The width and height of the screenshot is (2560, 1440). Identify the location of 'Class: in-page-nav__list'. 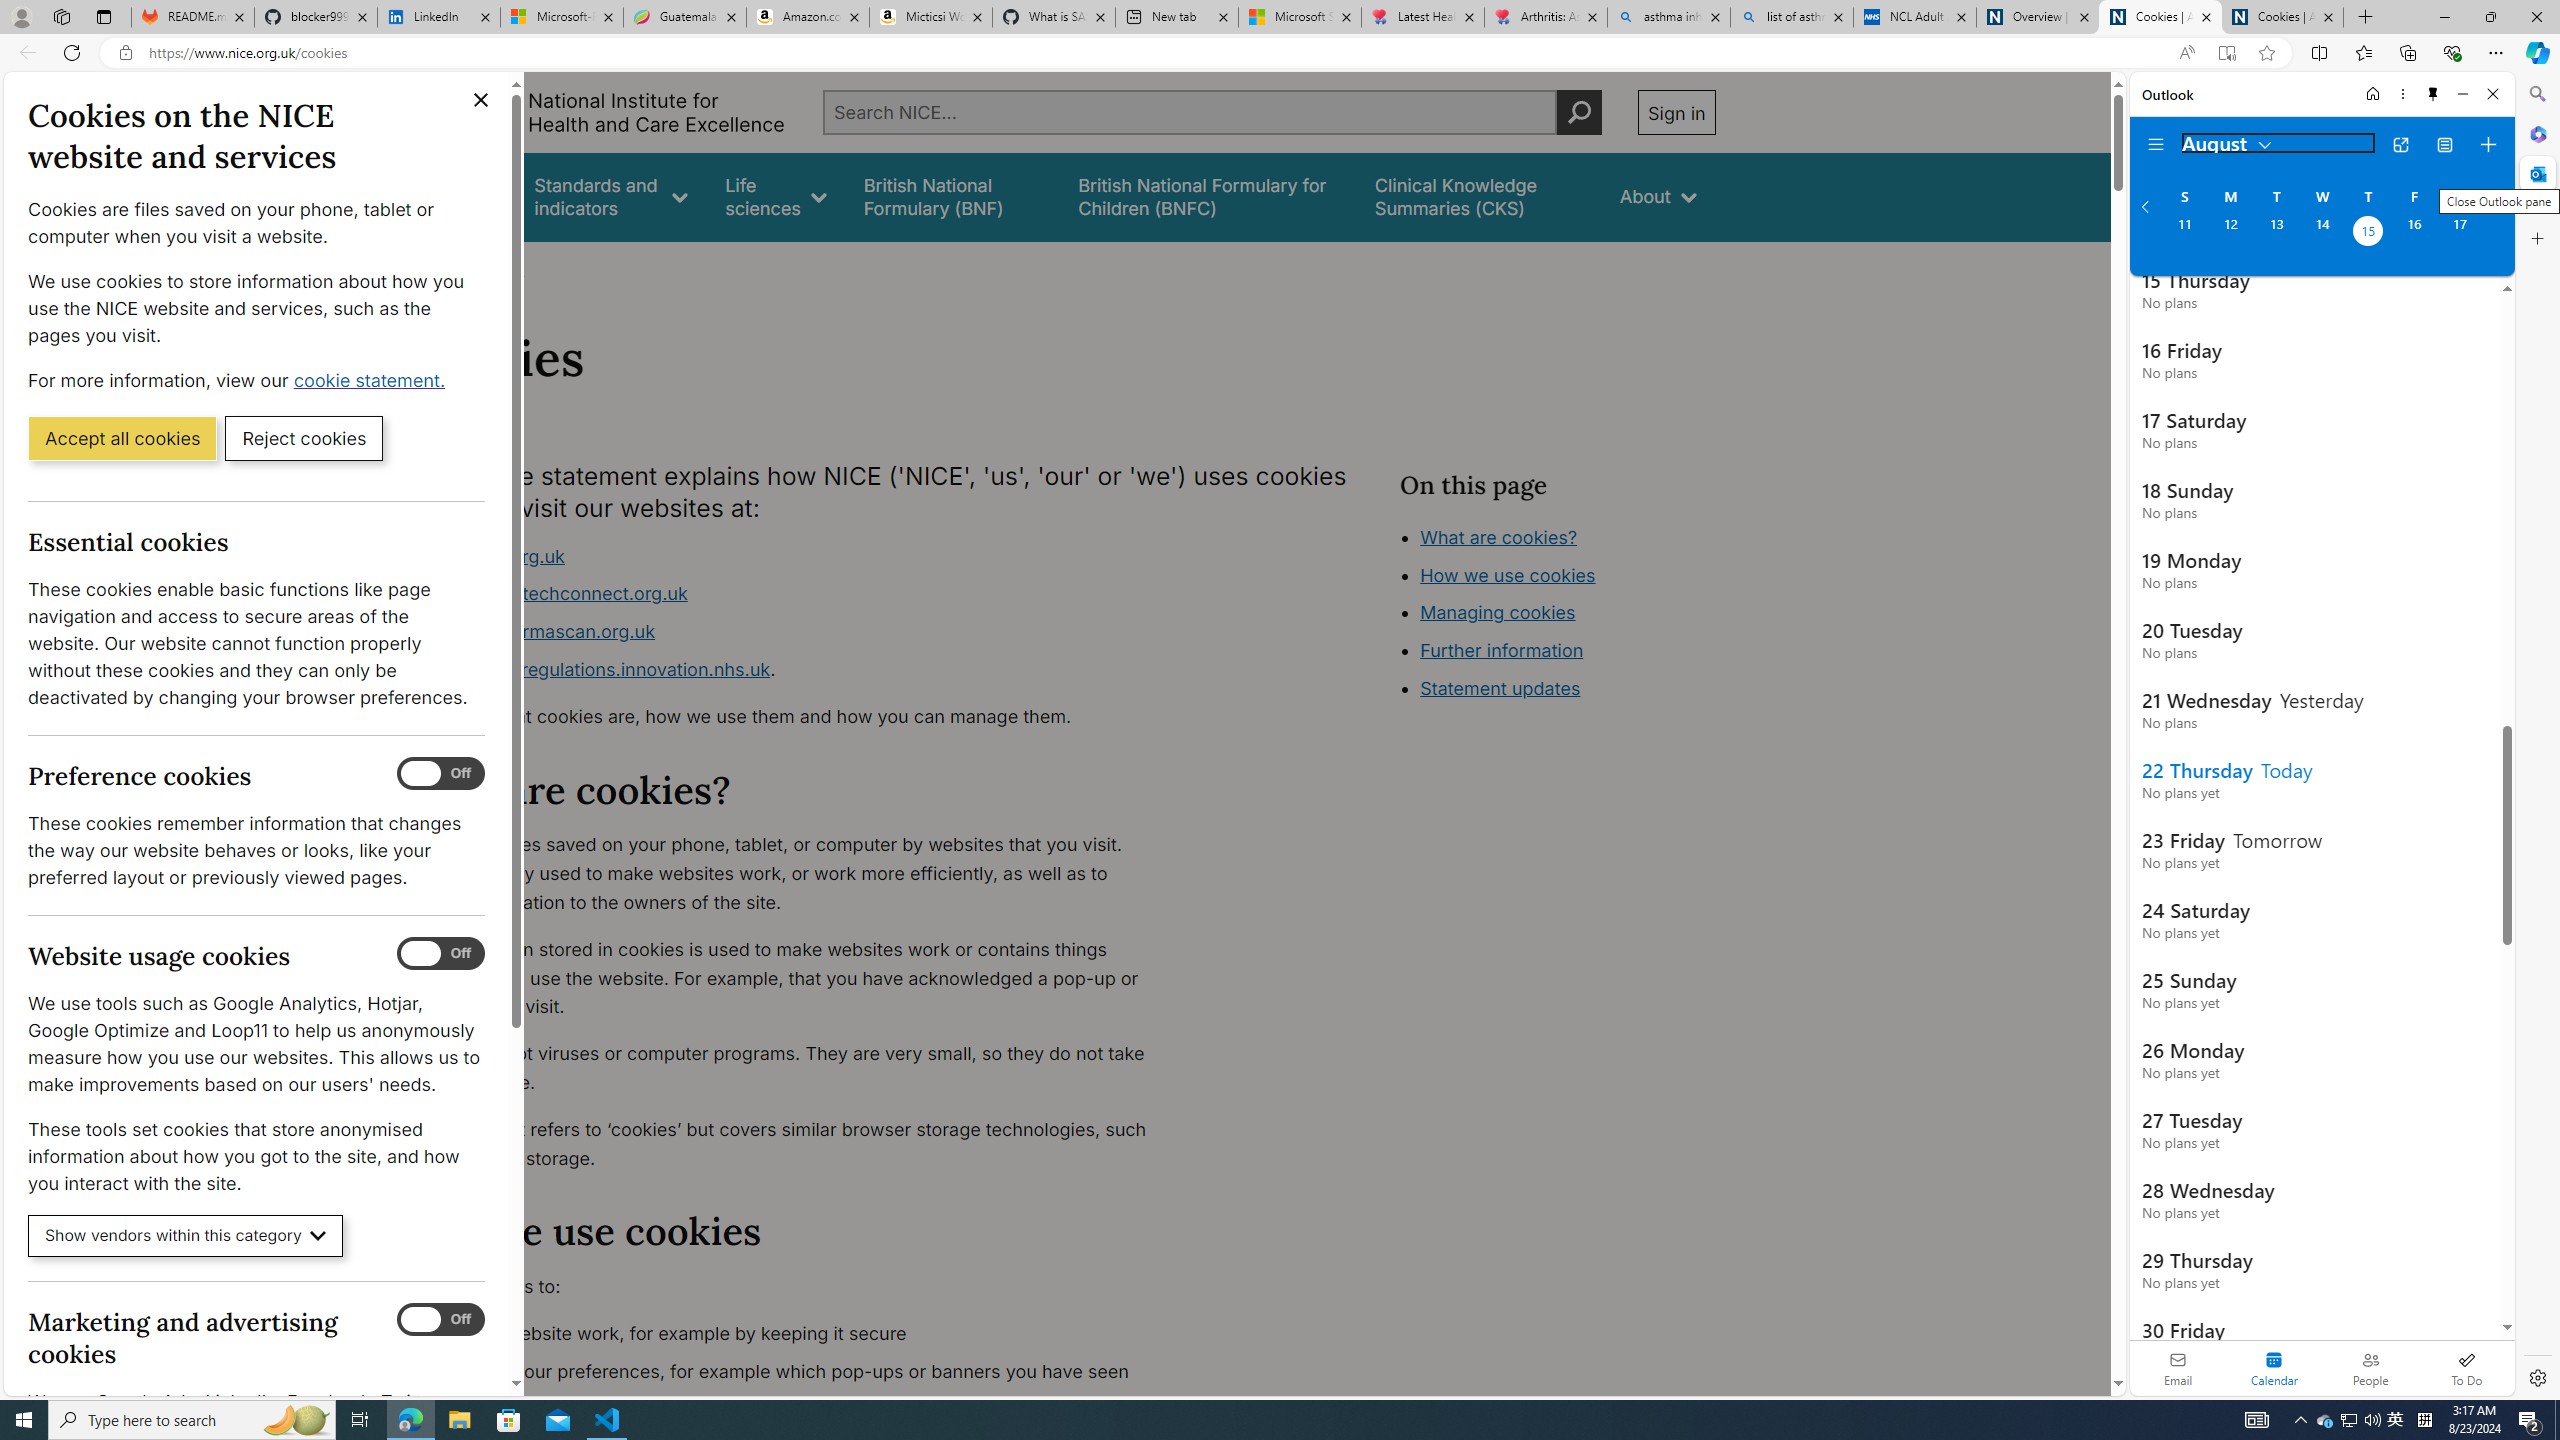
(1556, 614).